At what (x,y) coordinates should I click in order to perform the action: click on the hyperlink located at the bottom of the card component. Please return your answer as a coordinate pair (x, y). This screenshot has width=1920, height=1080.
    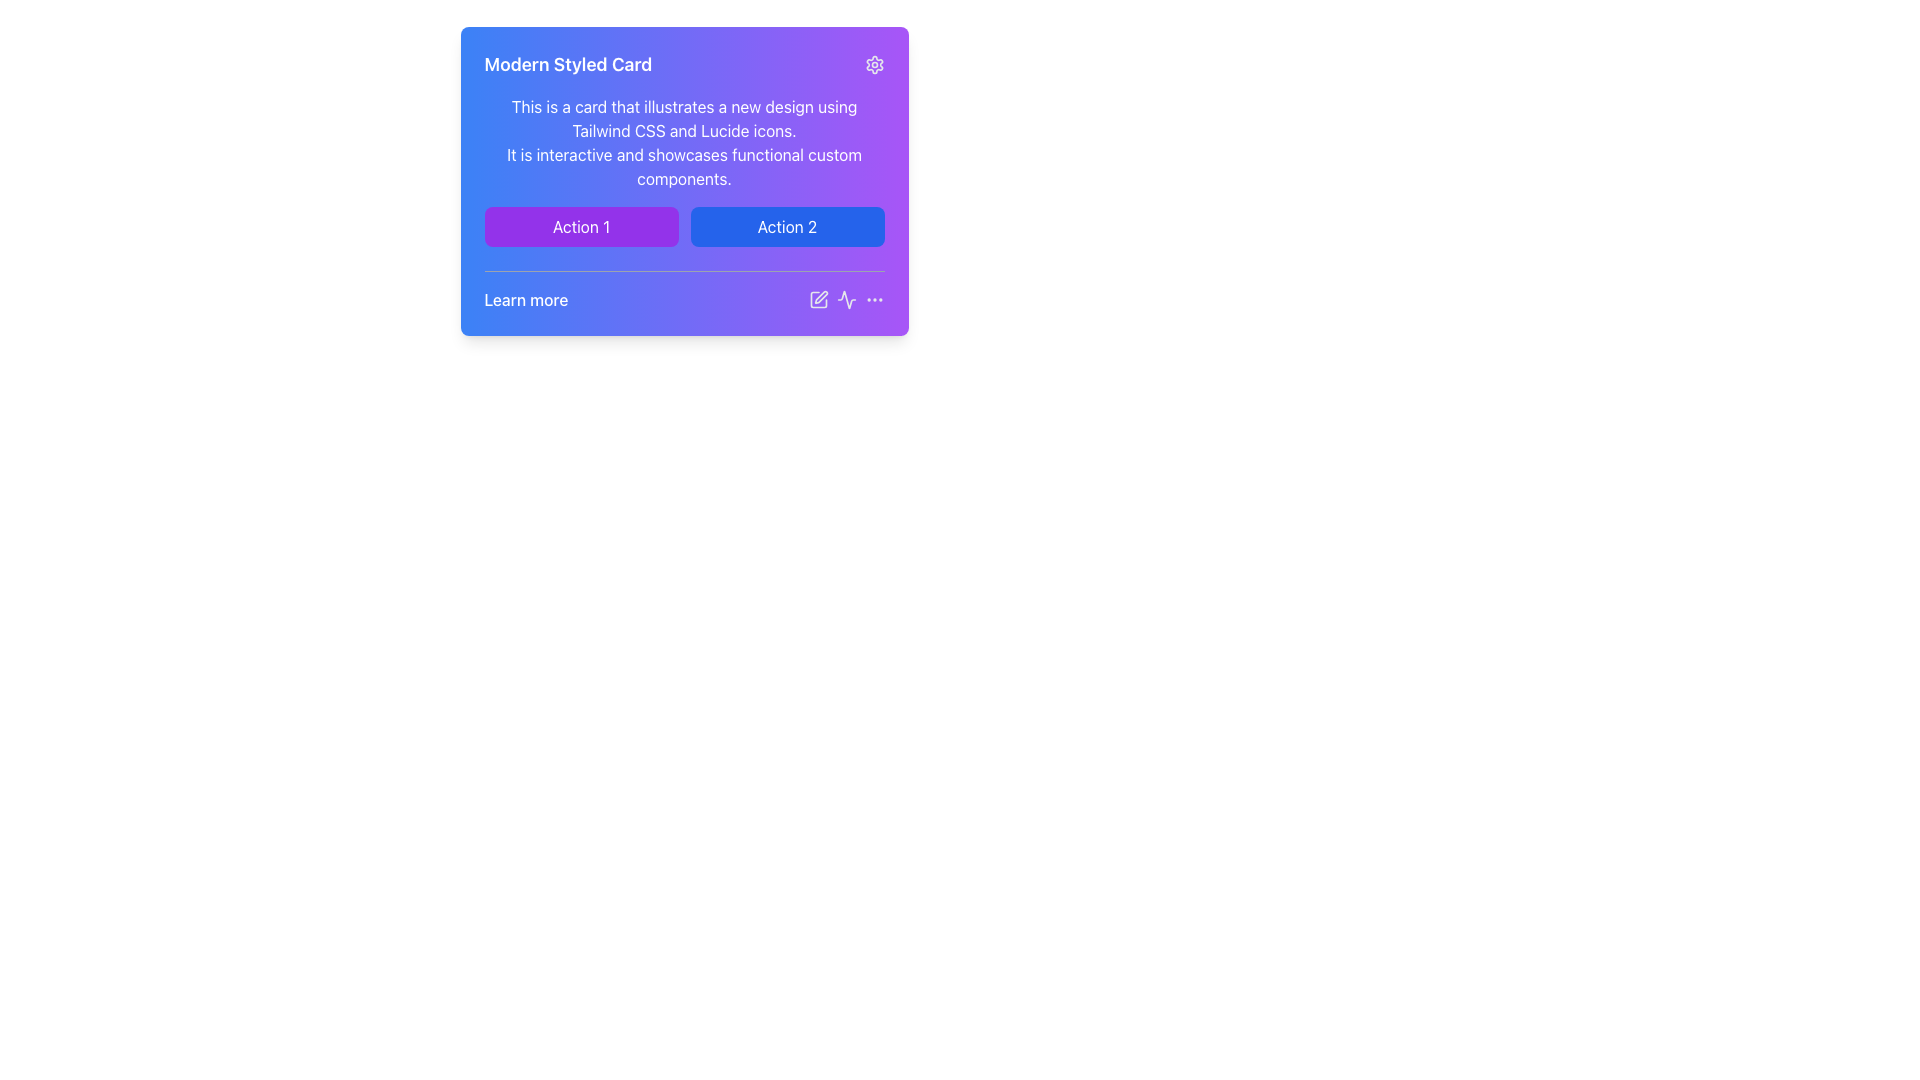
    Looking at the image, I should click on (526, 300).